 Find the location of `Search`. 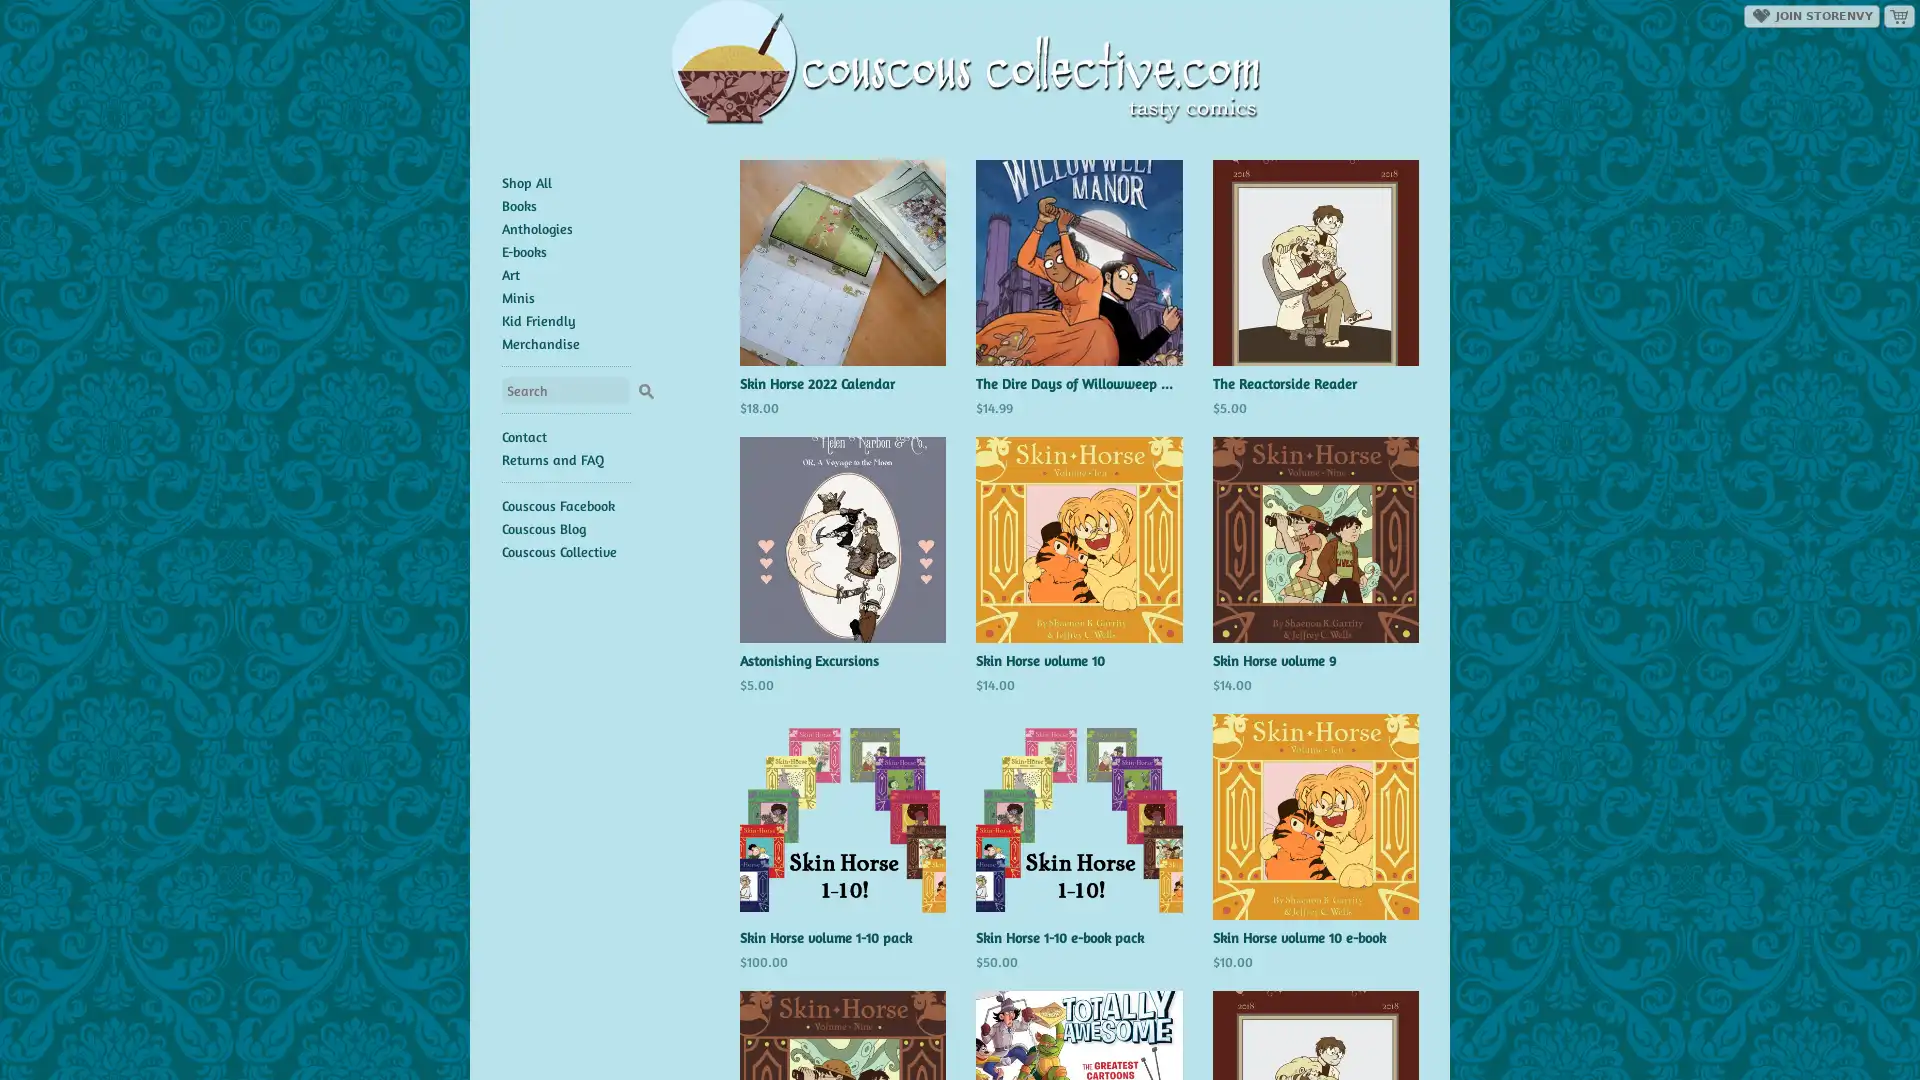

Search is located at coordinates (645, 388).